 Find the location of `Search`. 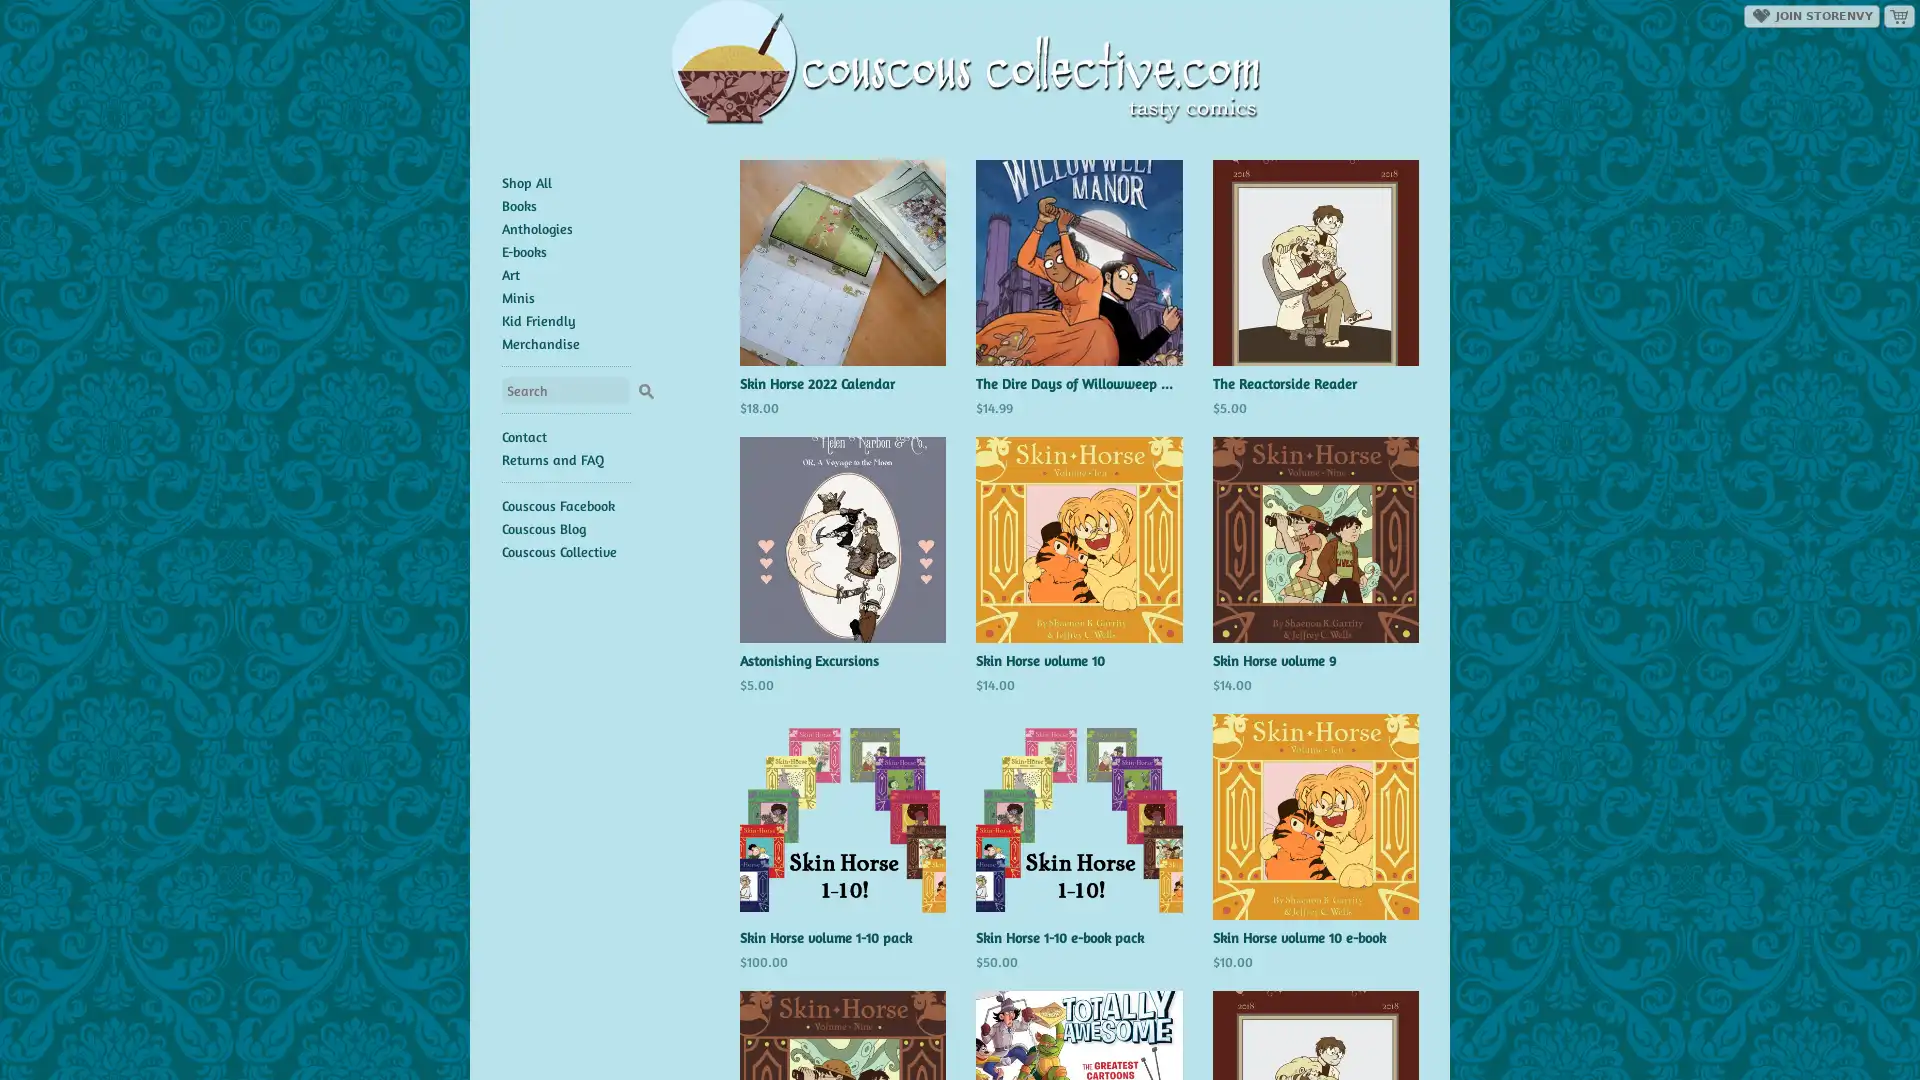

Search is located at coordinates (645, 388).